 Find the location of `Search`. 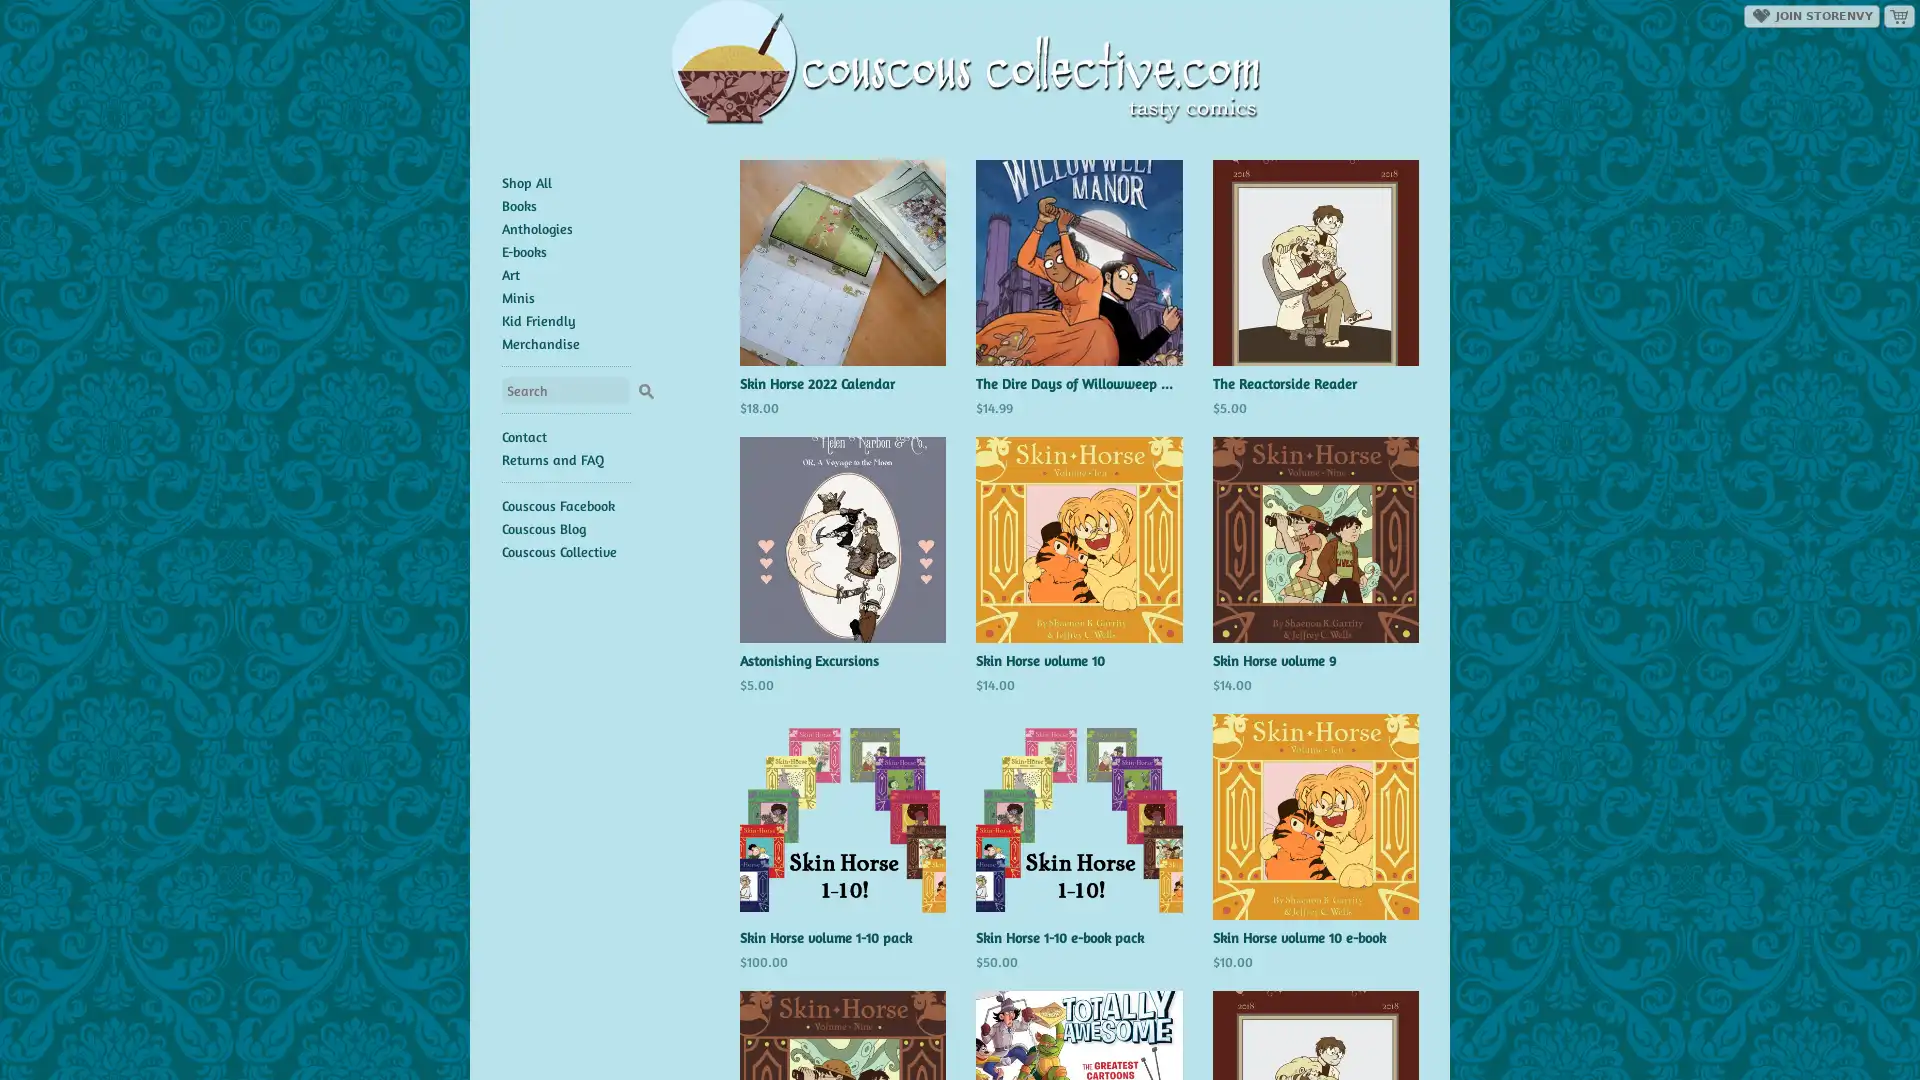

Search is located at coordinates (645, 388).